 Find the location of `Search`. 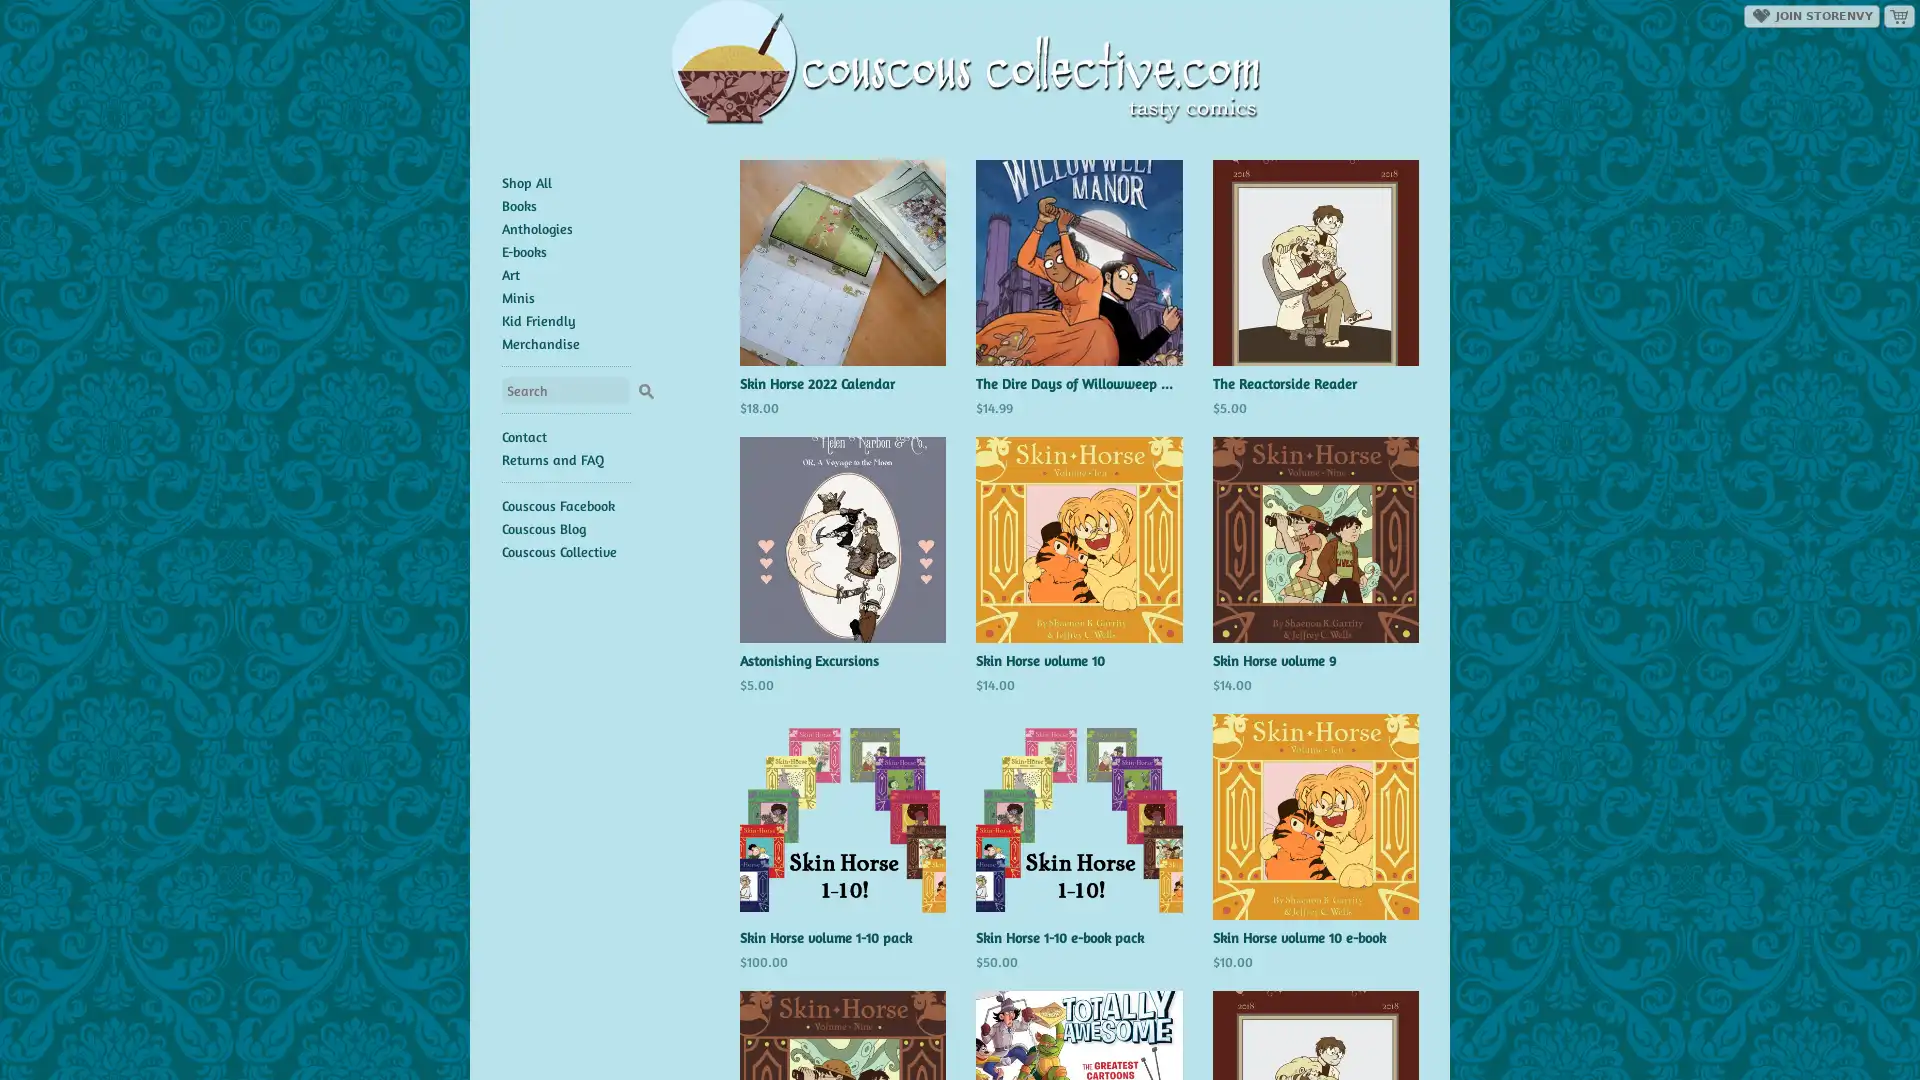

Search is located at coordinates (645, 388).